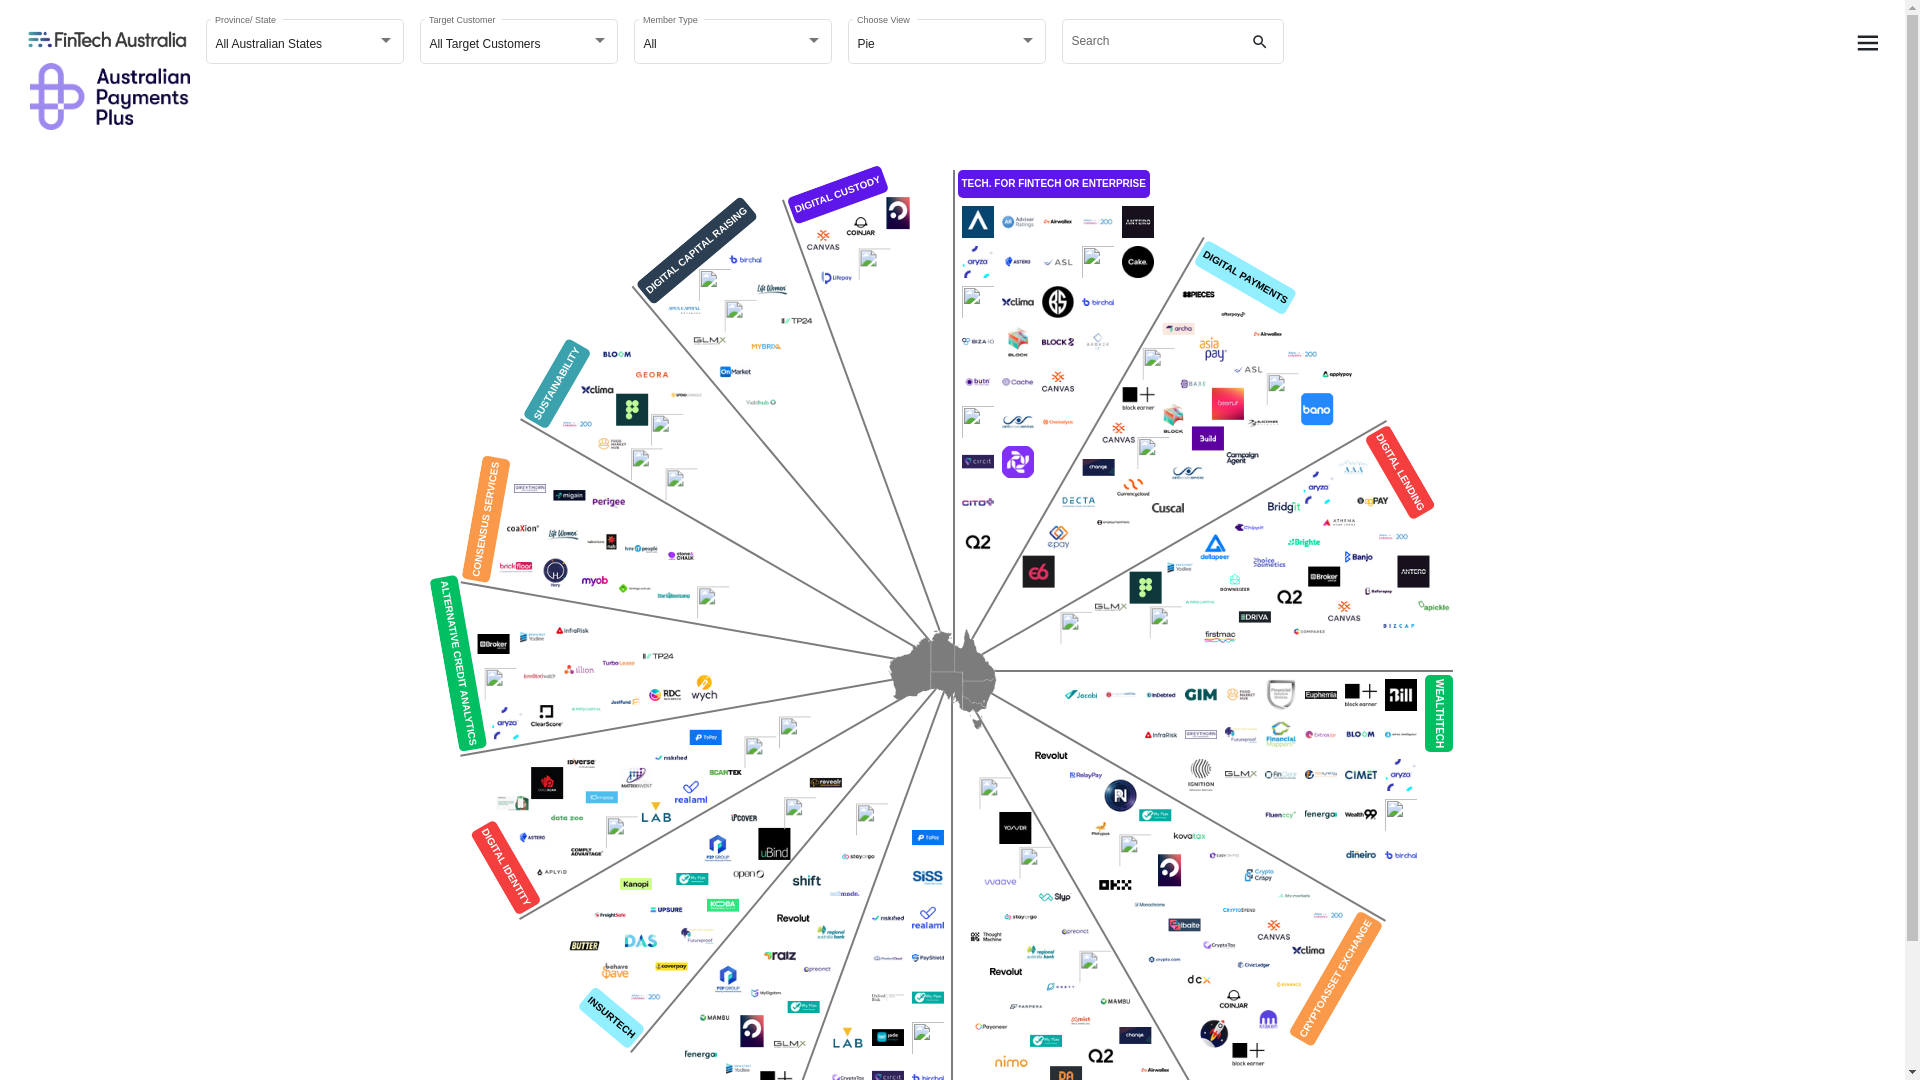 Image resolution: width=1920 pixels, height=1080 pixels. I want to click on 'CIMET Sales Pty Ltd', so click(1359, 774).